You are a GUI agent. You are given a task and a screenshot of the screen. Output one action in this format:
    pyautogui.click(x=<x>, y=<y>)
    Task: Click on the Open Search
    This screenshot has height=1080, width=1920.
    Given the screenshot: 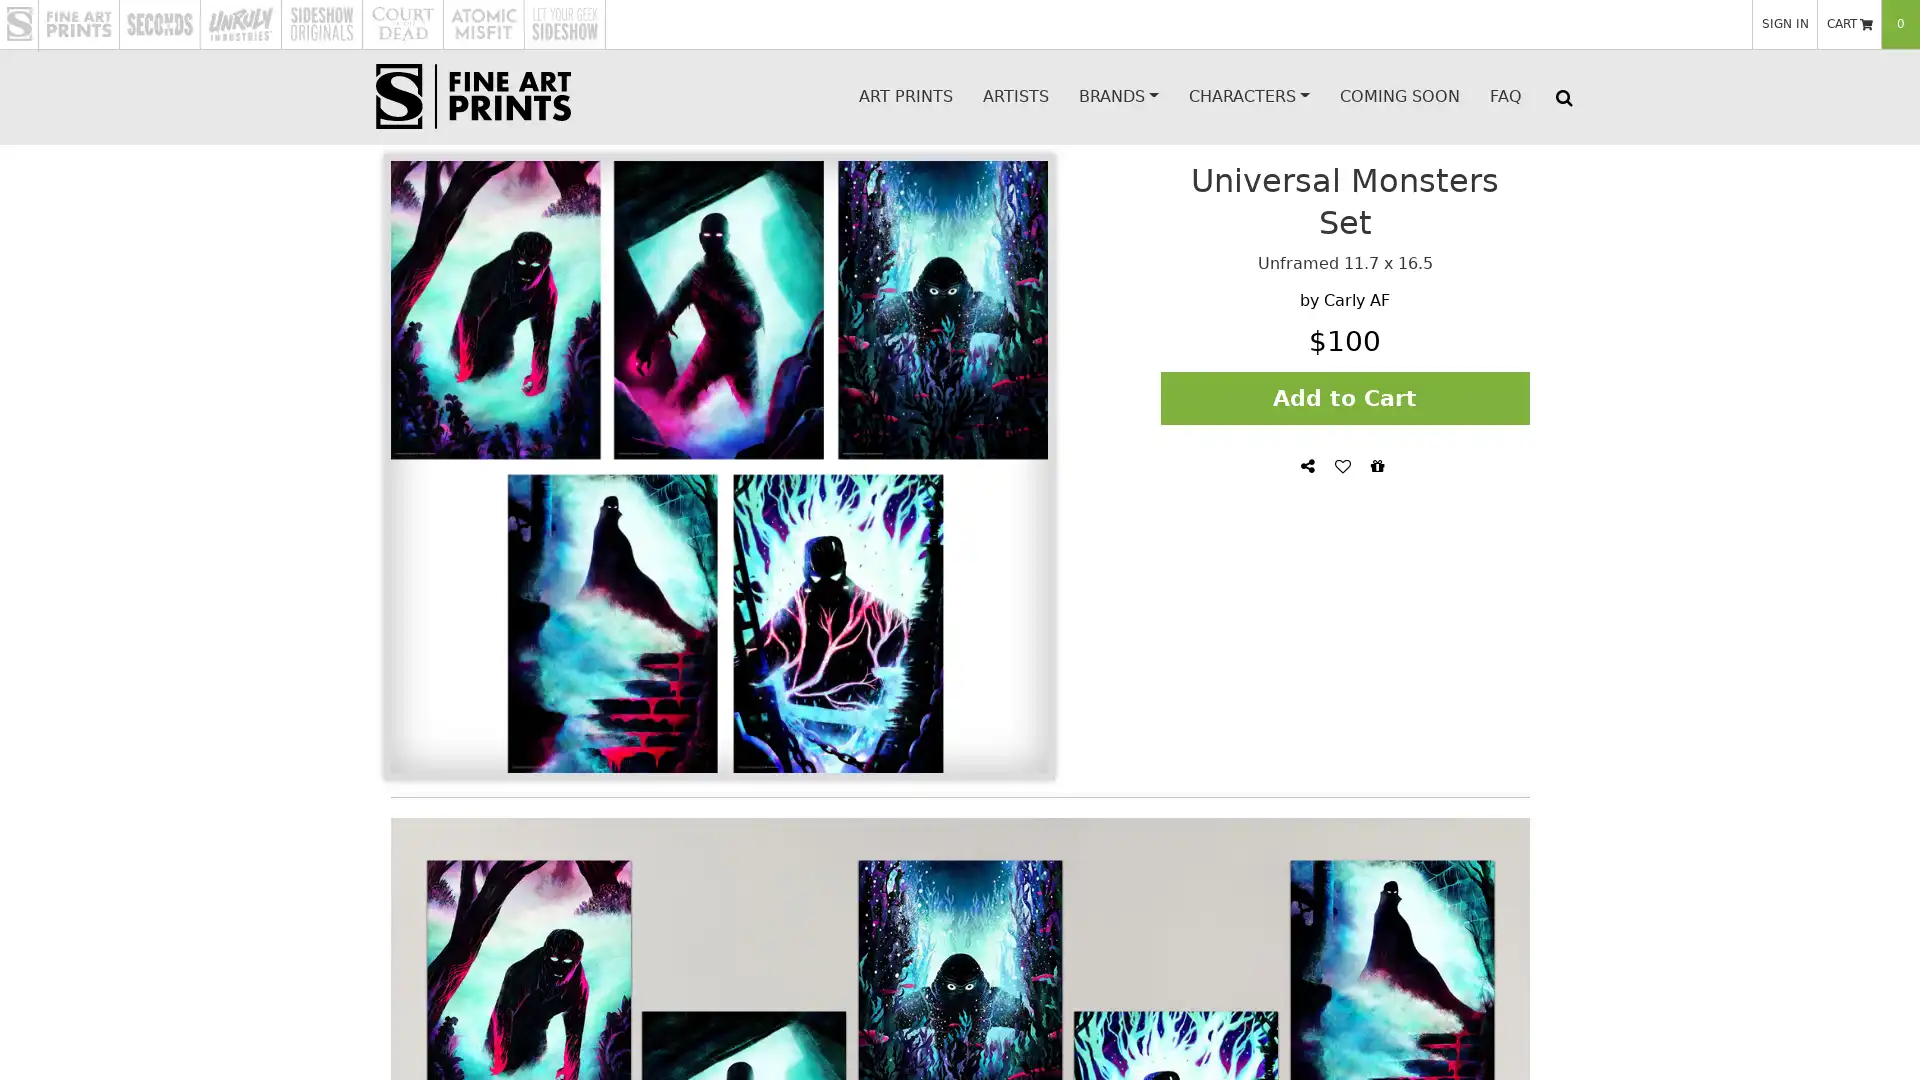 What is the action you would take?
    pyautogui.click(x=1562, y=97)
    